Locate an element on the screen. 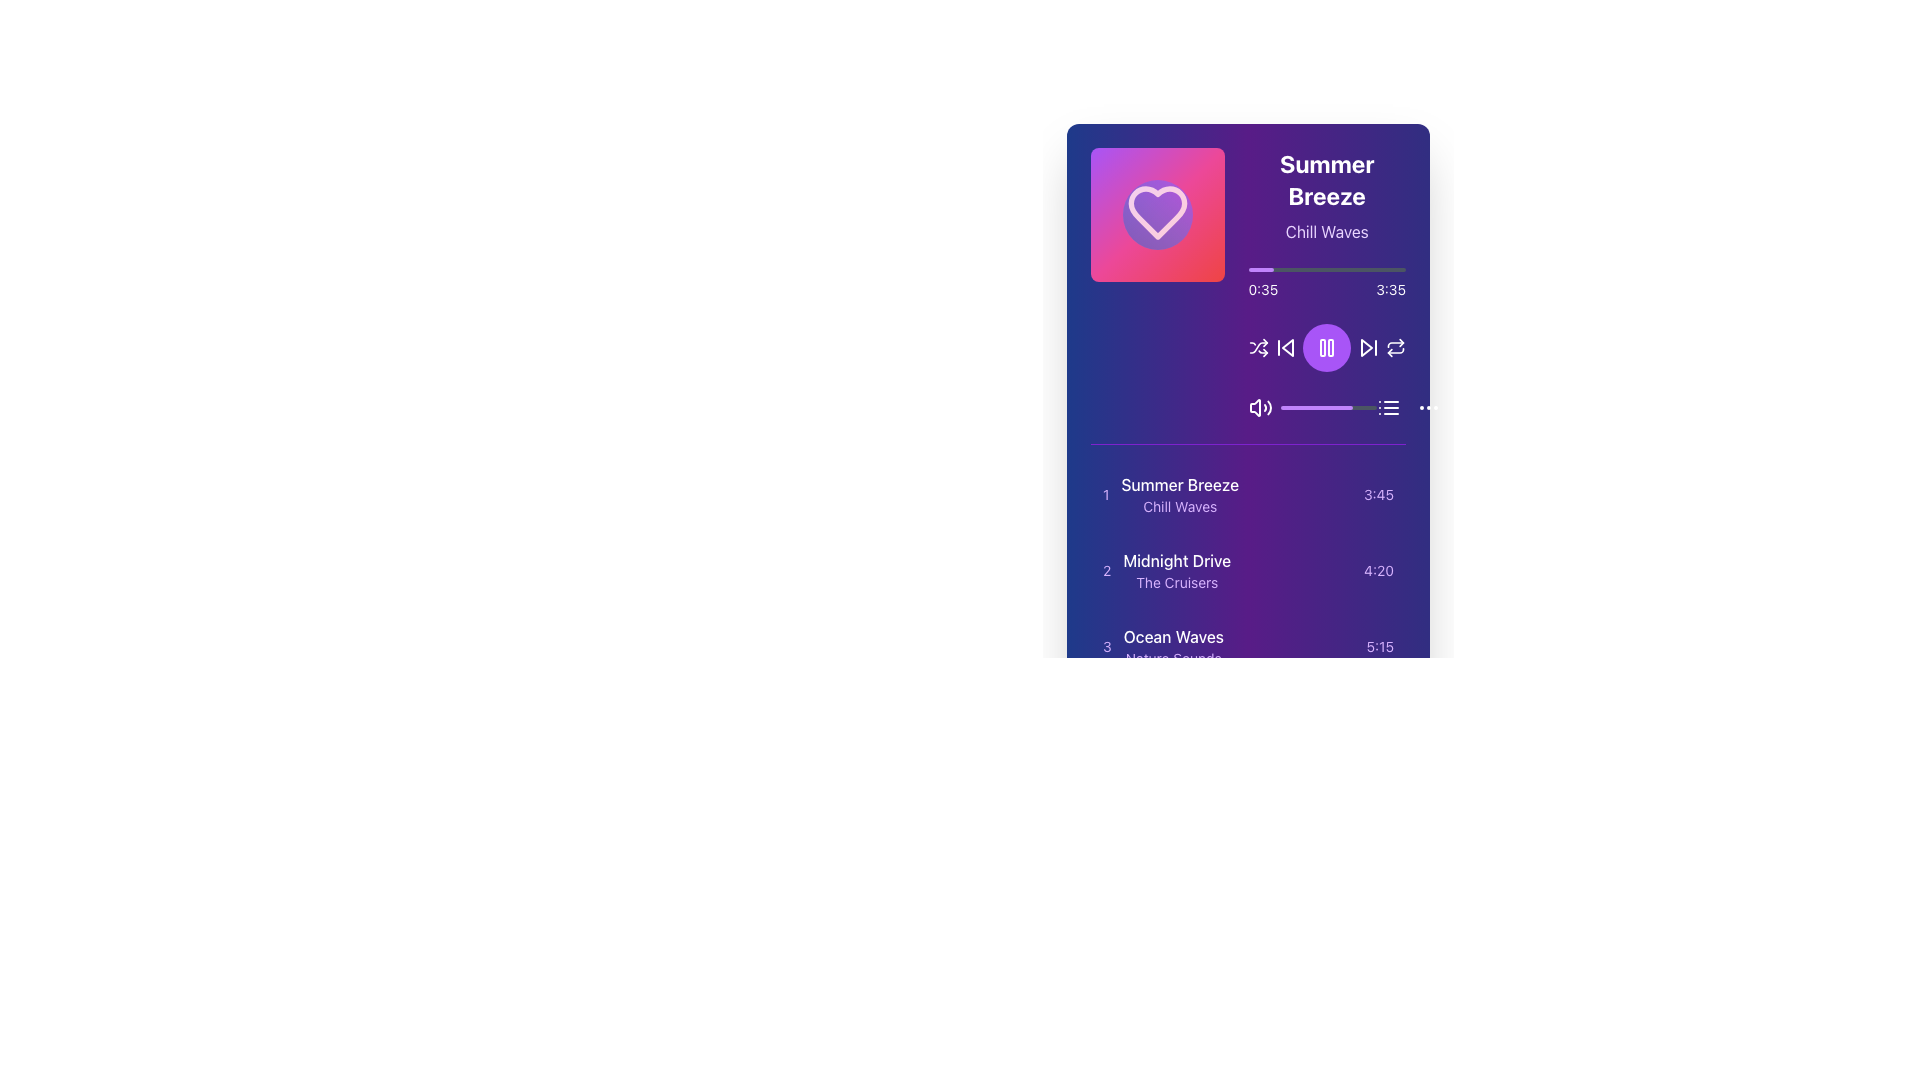 The width and height of the screenshot is (1920, 1080). the second item in the playlist list to play the specific track is located at coordinates (1247, 570).